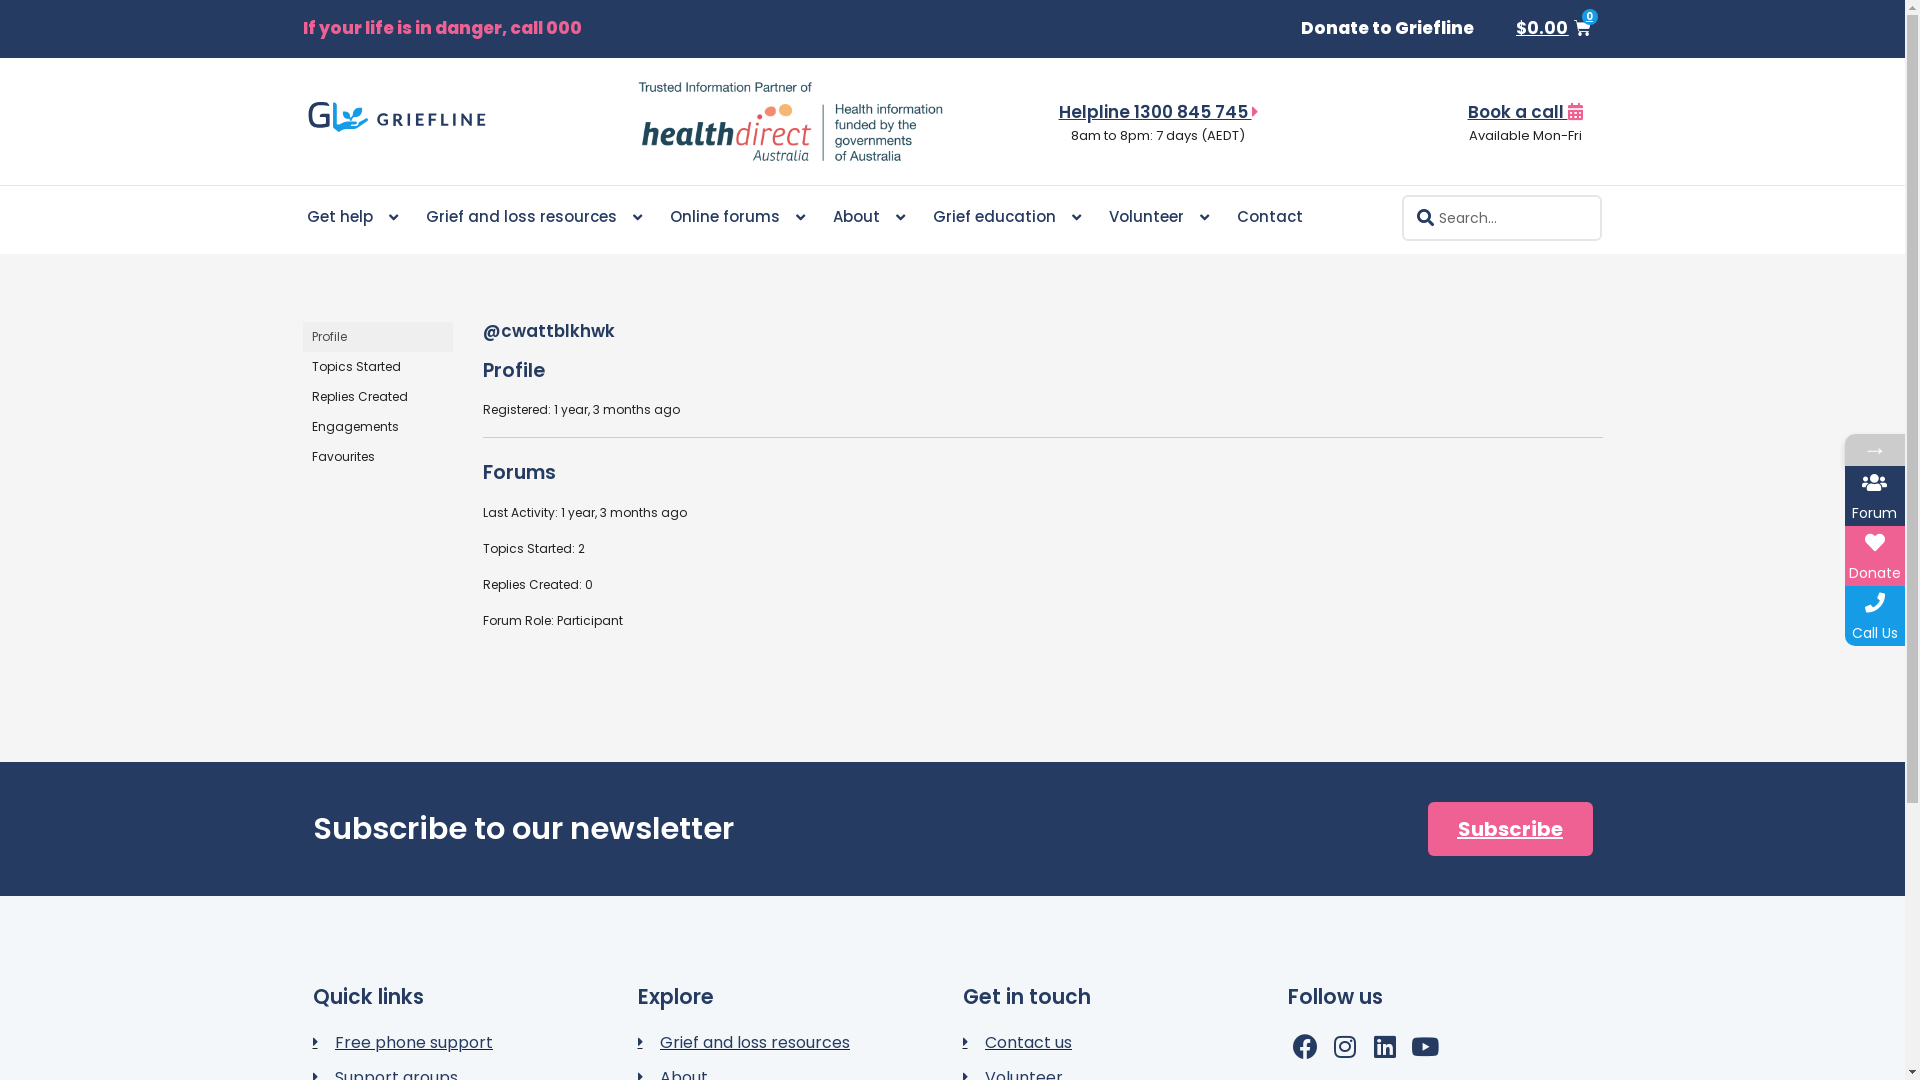 The image size is (1920, 1080). What do you see at coordinates (1157, 217) in the screenshot?
I see `'Volunteer'` at bounding box center [1157, 217].